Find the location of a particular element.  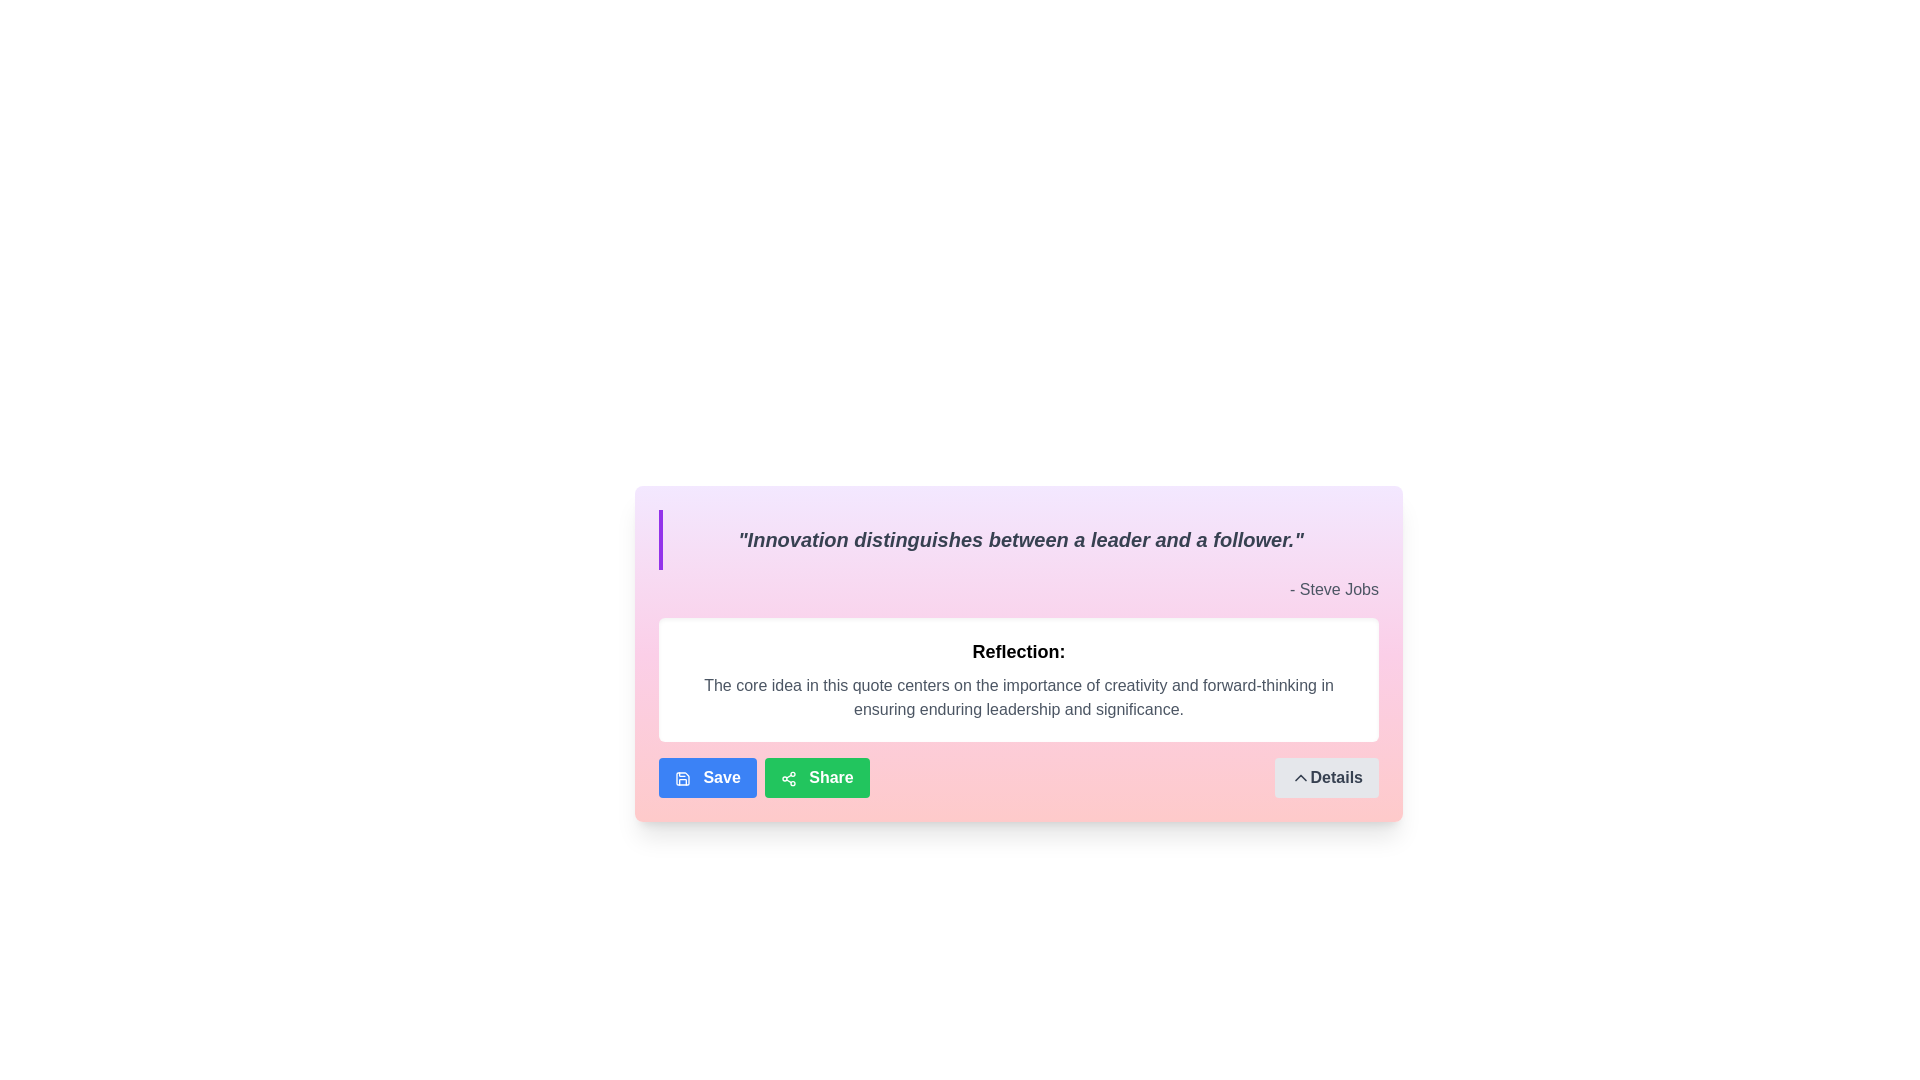

the share icon located within the green 'Share' button, positioned at the bottom center of the interface, left of the text label 'Share' is located at coordinates (787, 777).